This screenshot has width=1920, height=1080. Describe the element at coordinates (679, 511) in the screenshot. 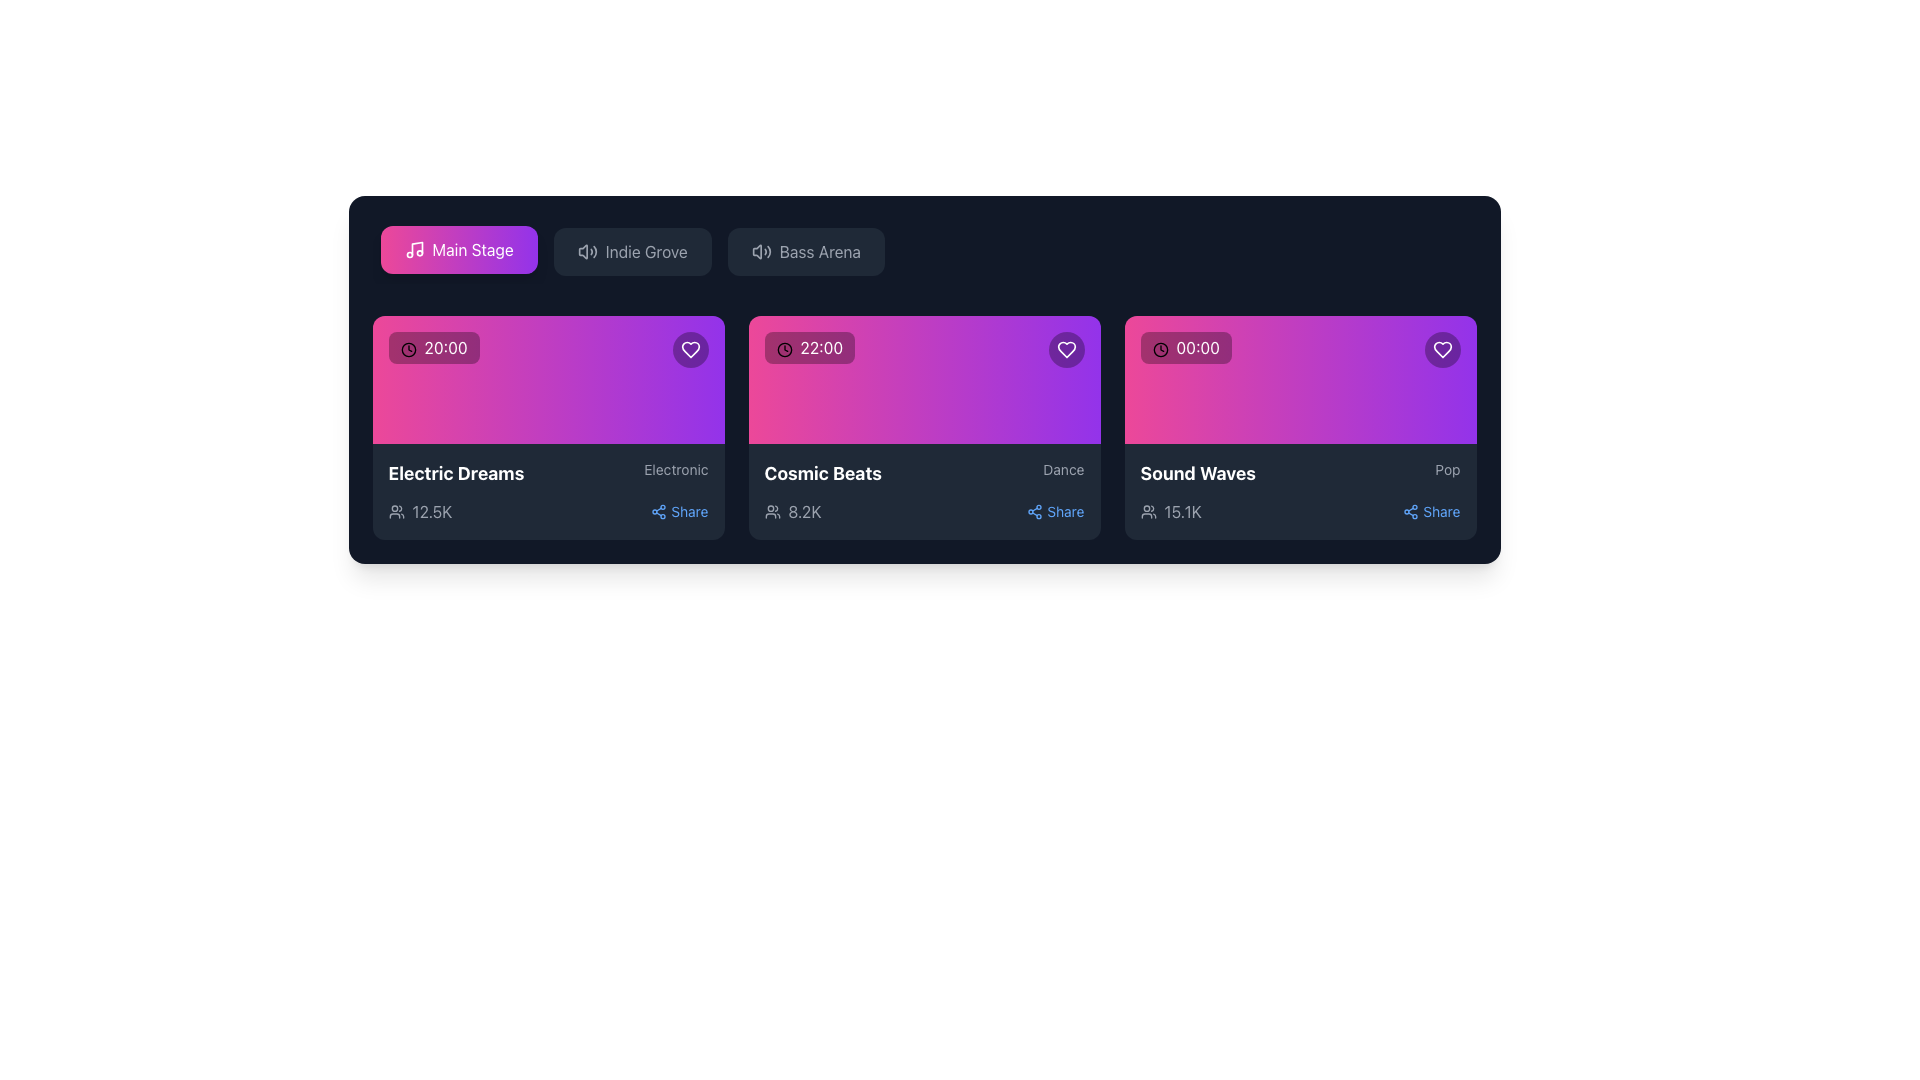

I see `the share button located at the bottom-right of the card for the event 'Electric Dreams' to initiate the sharing process` at that location.